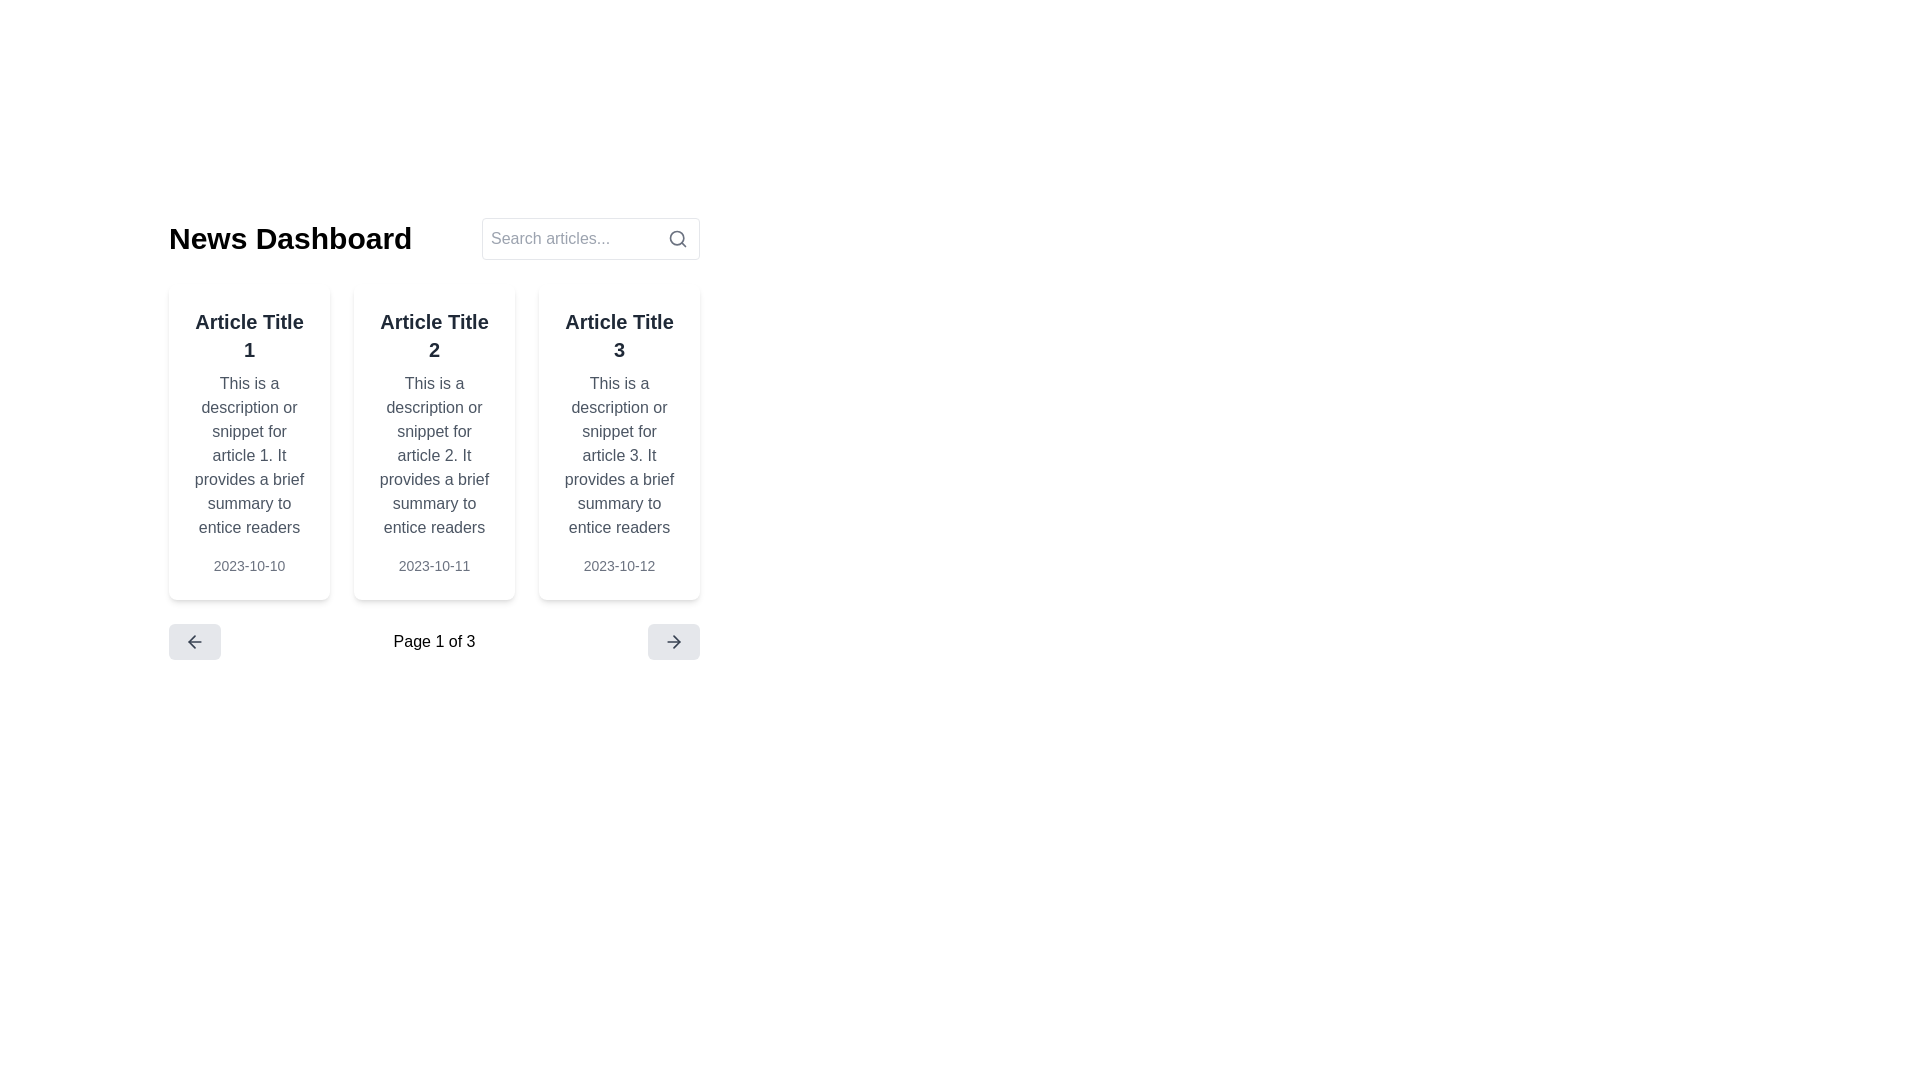 The image size is (1920, 1080). Describe the element at coordinates (433, 566) in the screenshot. I see `date displayed in the text label located at the bottom of the second article card, beneath the descriptive snippet of 'Article Title 2'` at that location.